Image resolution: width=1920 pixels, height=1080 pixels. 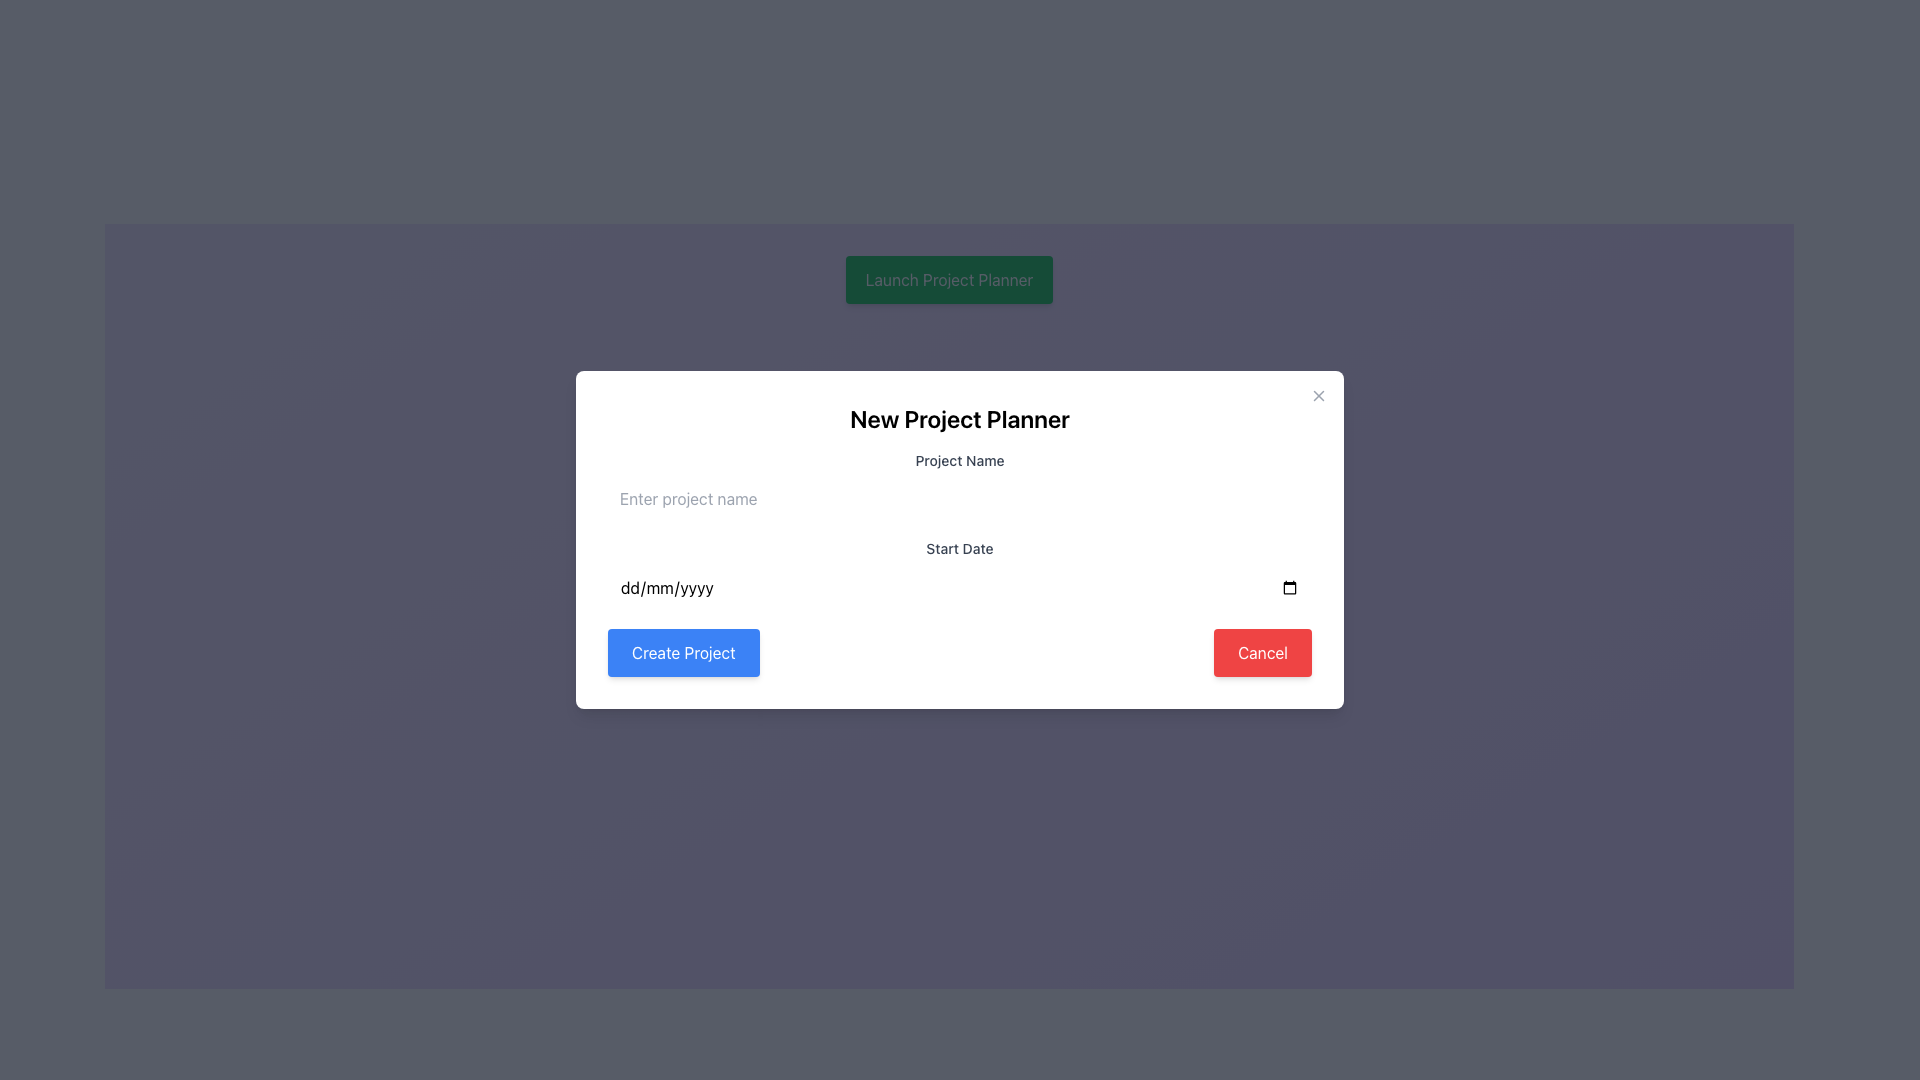 I want to click on the label indicating the start date for the project in the 'New Project Planner' form modal, which is positioned above the date input field and centered horizontally within the modal, so click(x=960, y=548).